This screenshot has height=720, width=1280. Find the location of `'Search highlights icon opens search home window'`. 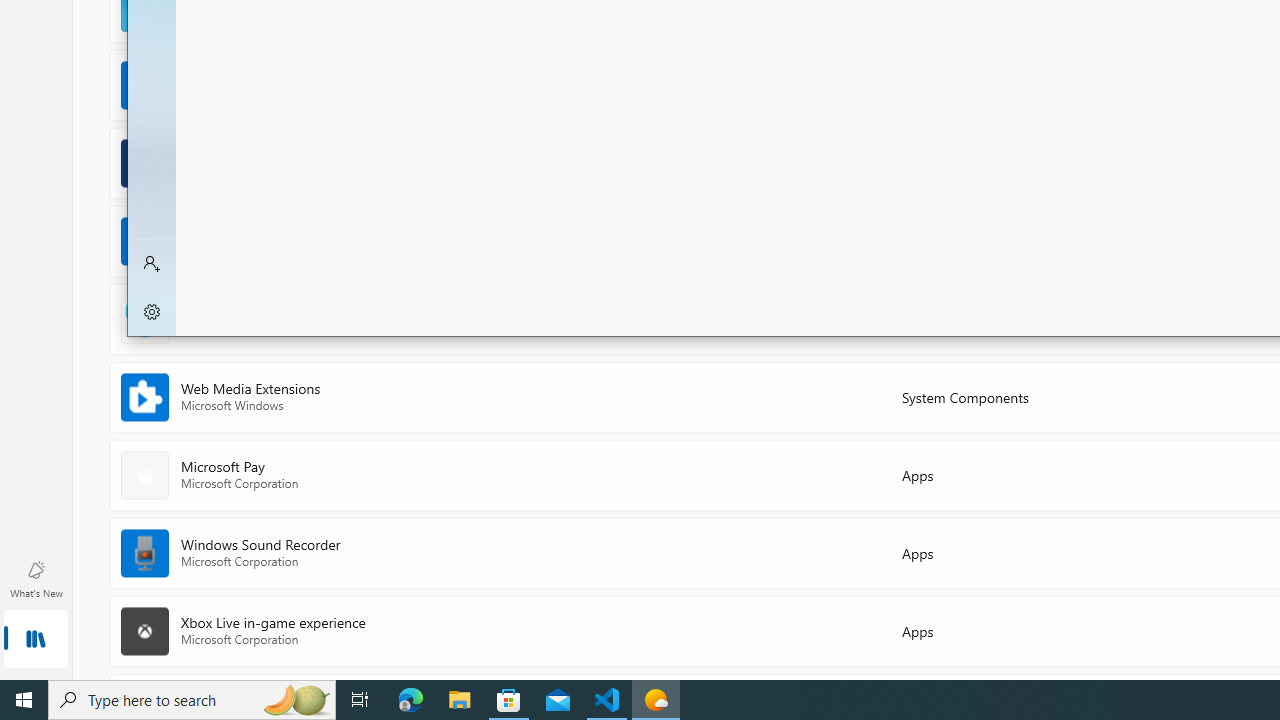

'Search highlights icon opens search home window' is located at coordinates (294, 698).